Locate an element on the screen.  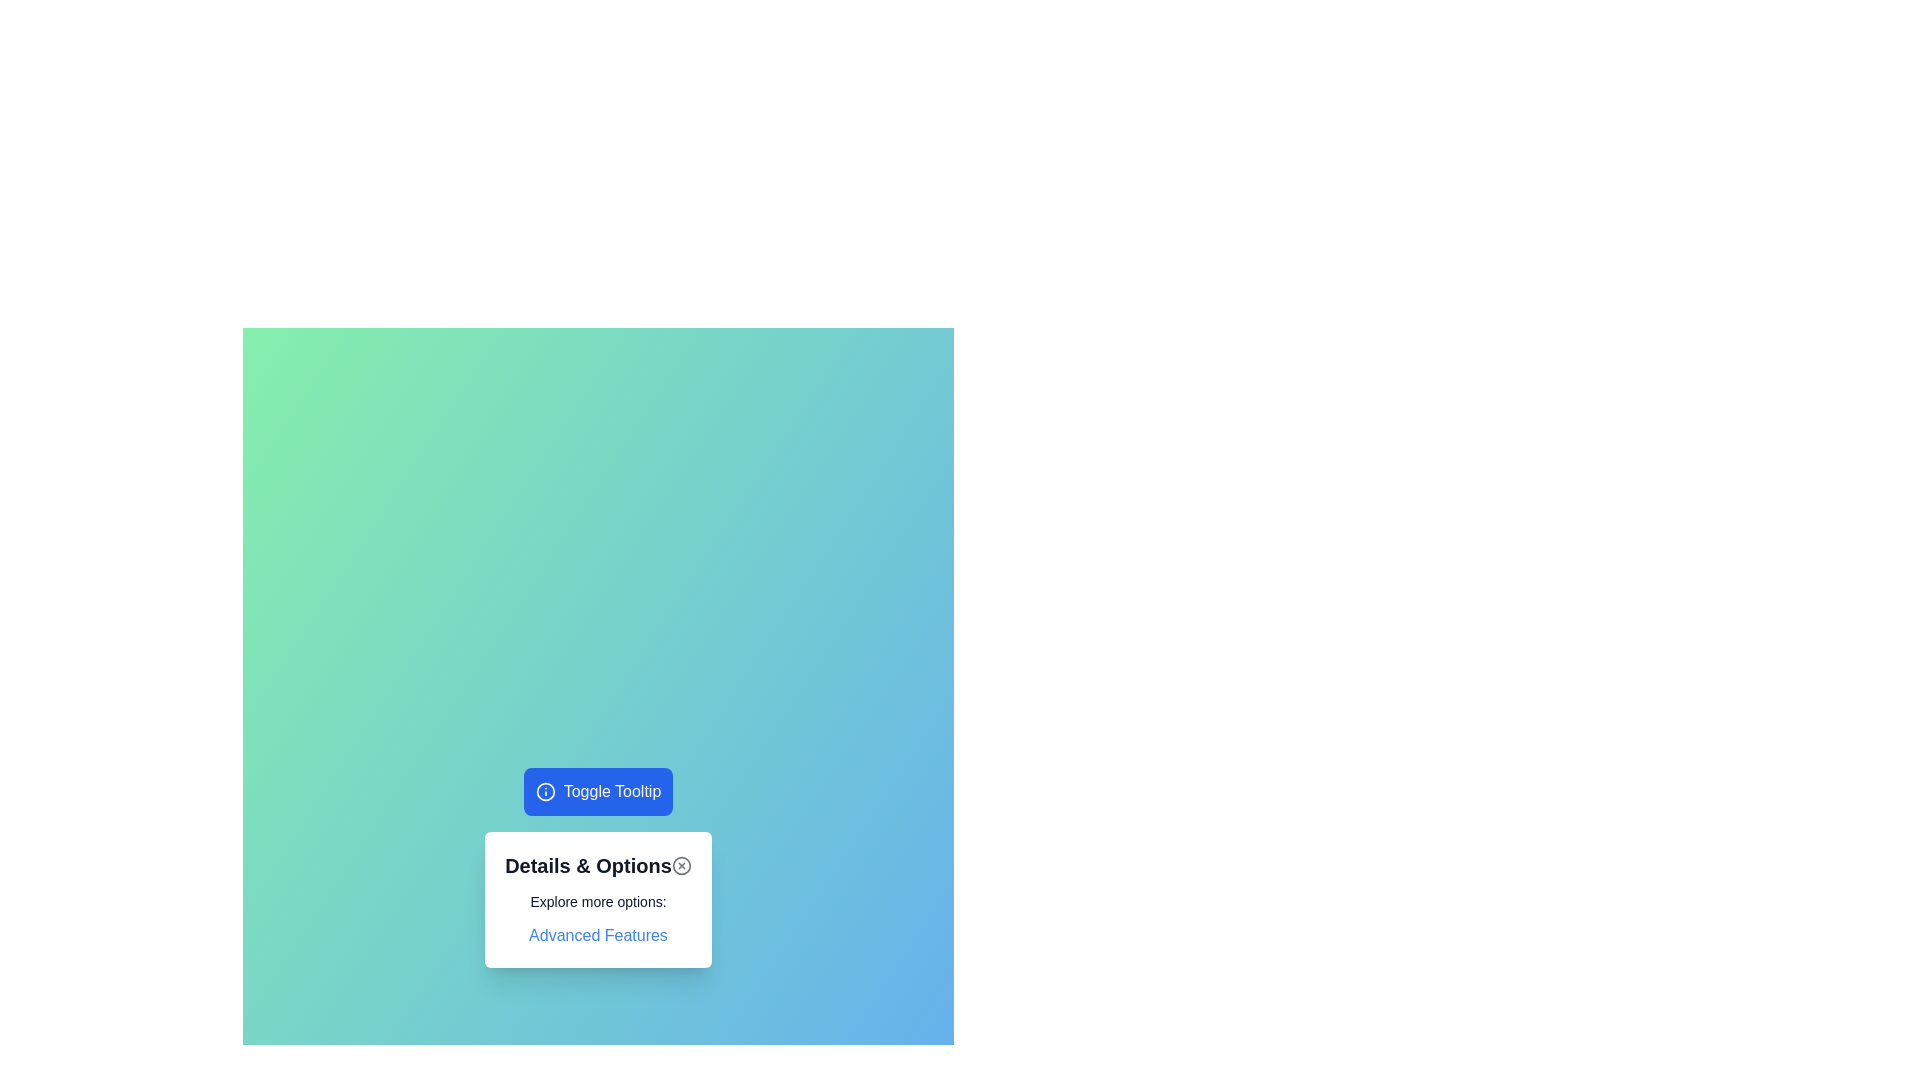
the close icon button, which is a small circular button with a '×' mark located to the right of the 'Details & Options' text label is located at coordinates (681, 865).